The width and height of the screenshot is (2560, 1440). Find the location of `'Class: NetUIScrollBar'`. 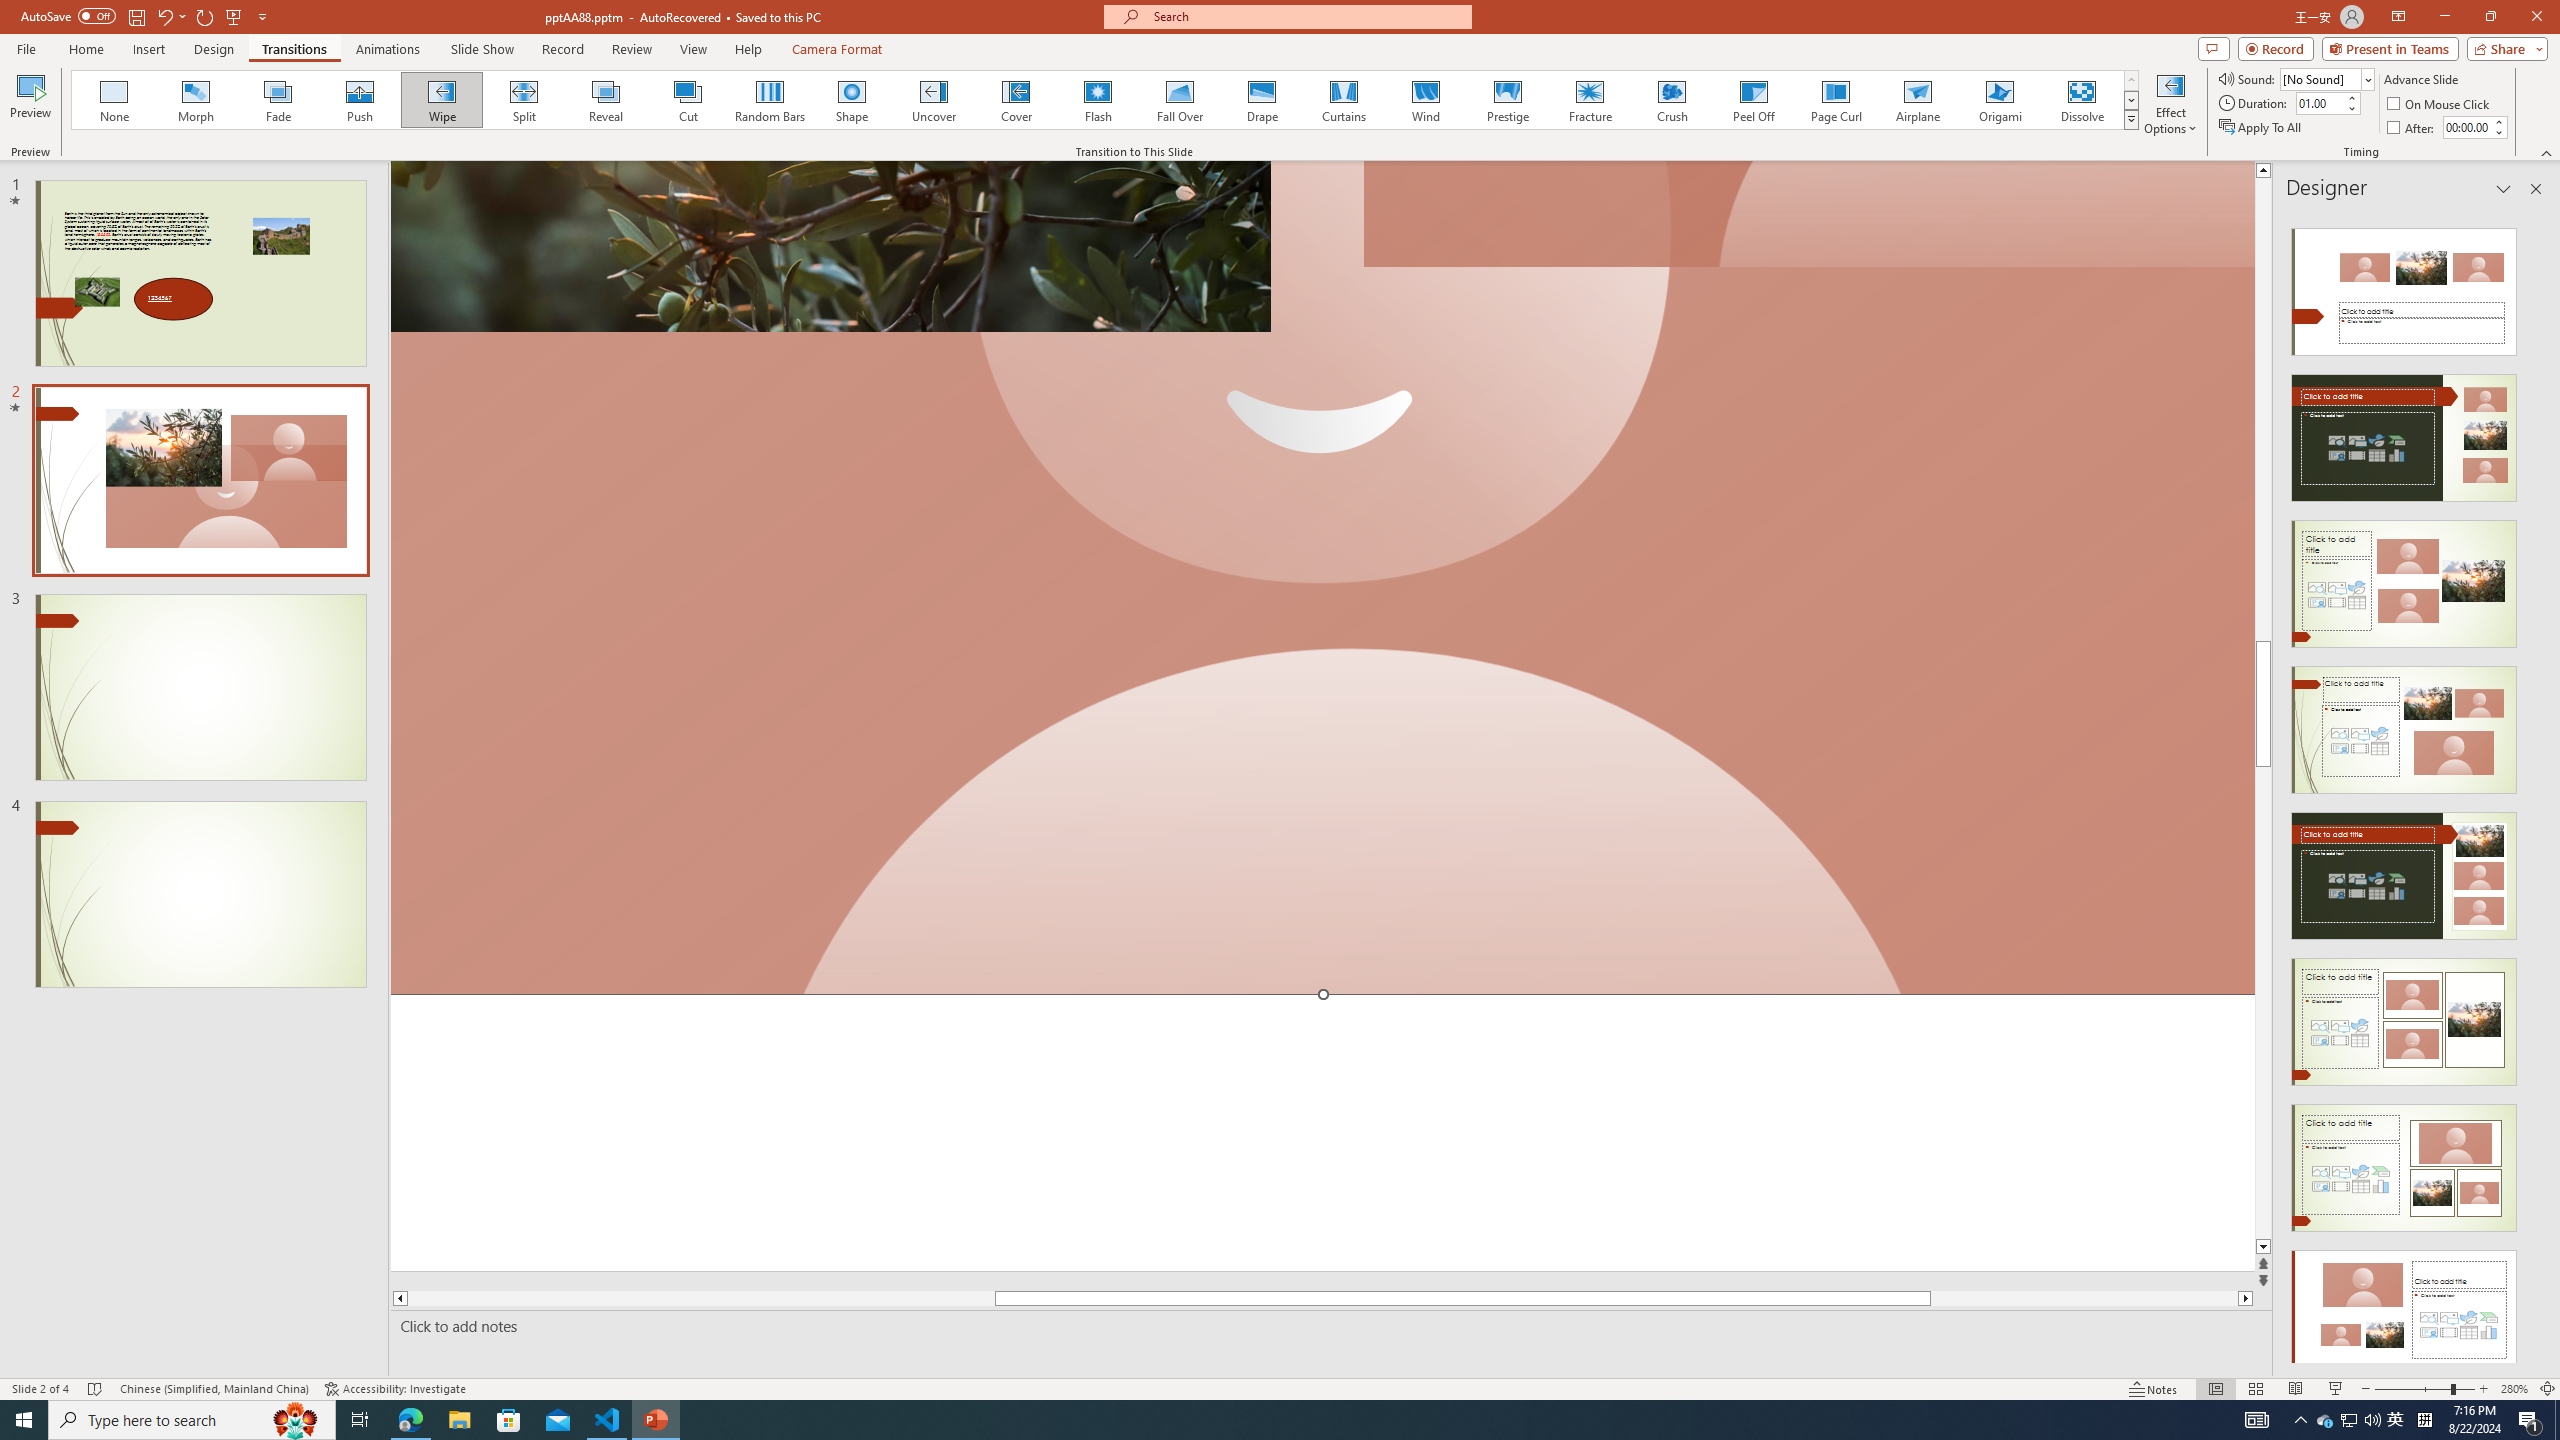

'Class: NetUIScrollBar' is located at coordinates (2533, 786).